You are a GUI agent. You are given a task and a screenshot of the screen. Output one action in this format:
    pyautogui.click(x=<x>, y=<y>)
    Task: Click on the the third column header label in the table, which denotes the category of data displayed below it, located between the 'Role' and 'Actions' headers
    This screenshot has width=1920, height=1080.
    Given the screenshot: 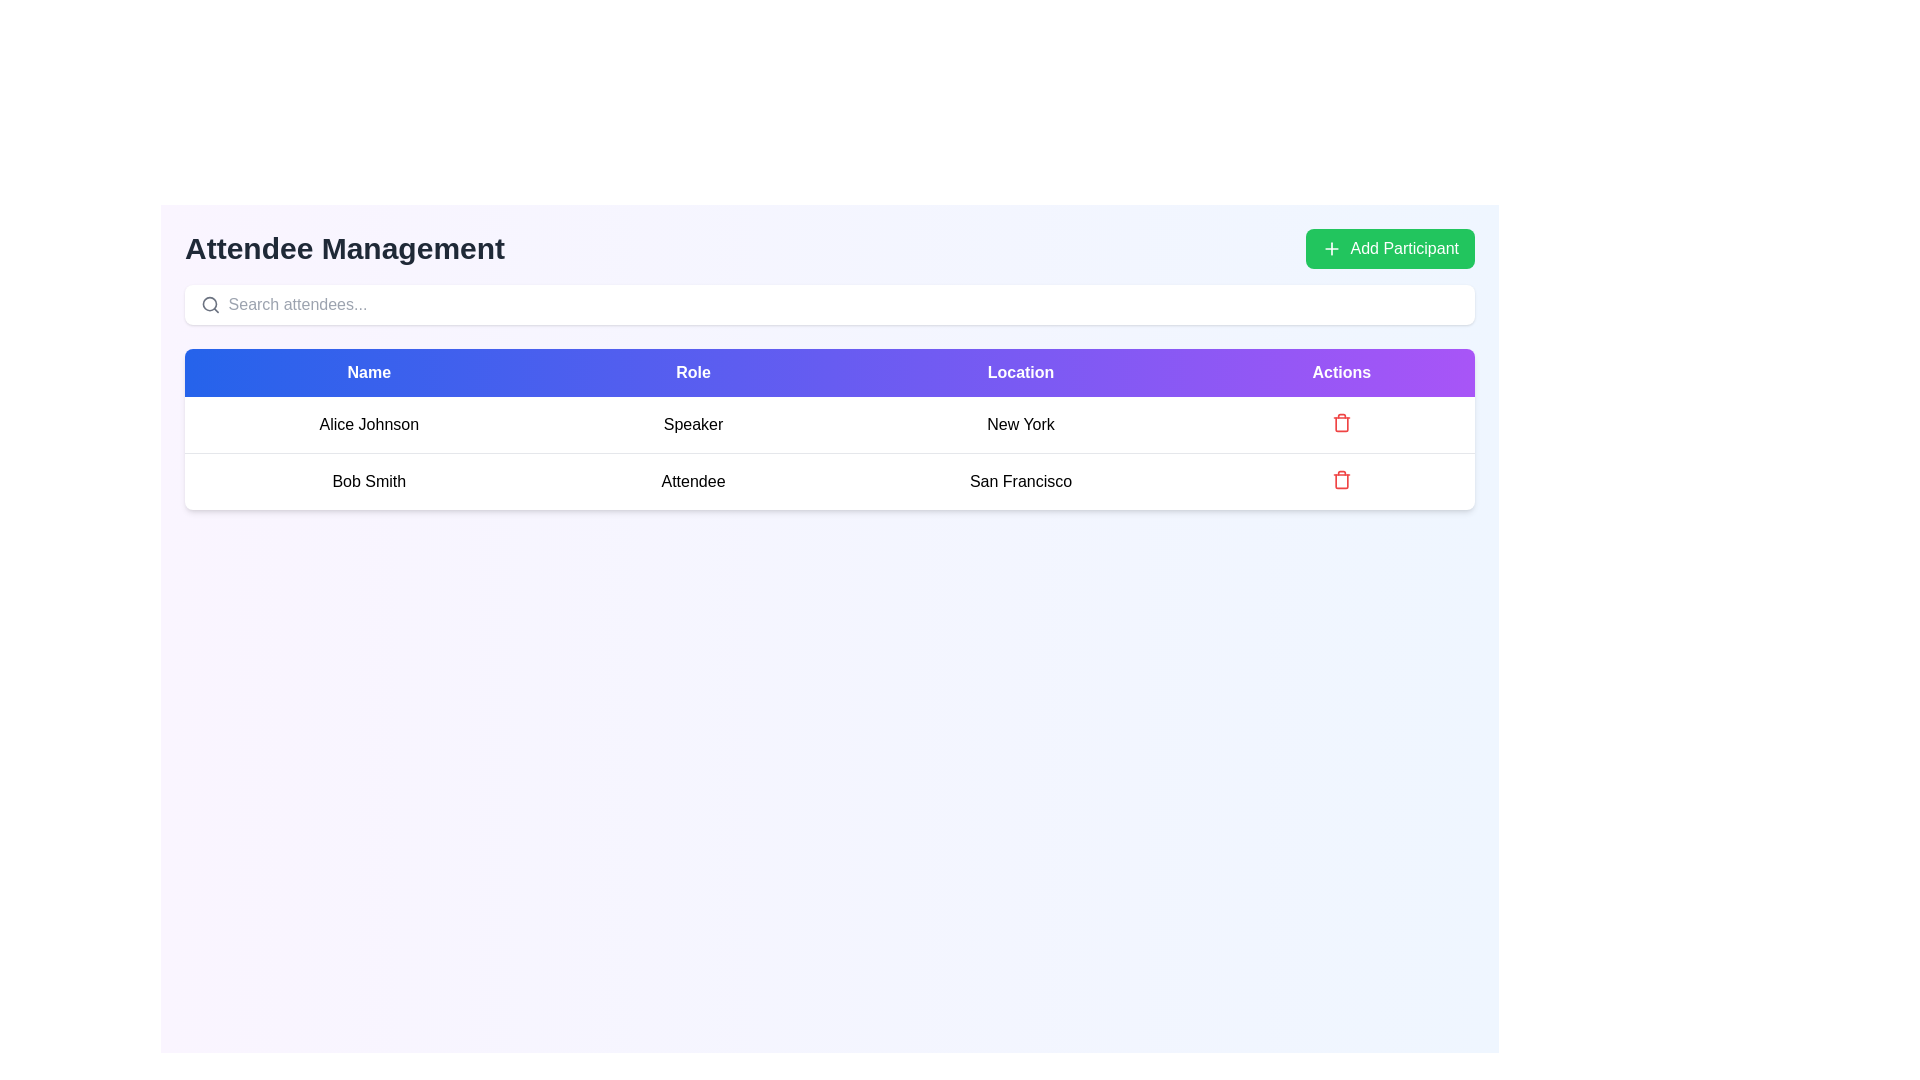 What is the action you would take?
    pyautogui.click(x=1021, y=373)
    